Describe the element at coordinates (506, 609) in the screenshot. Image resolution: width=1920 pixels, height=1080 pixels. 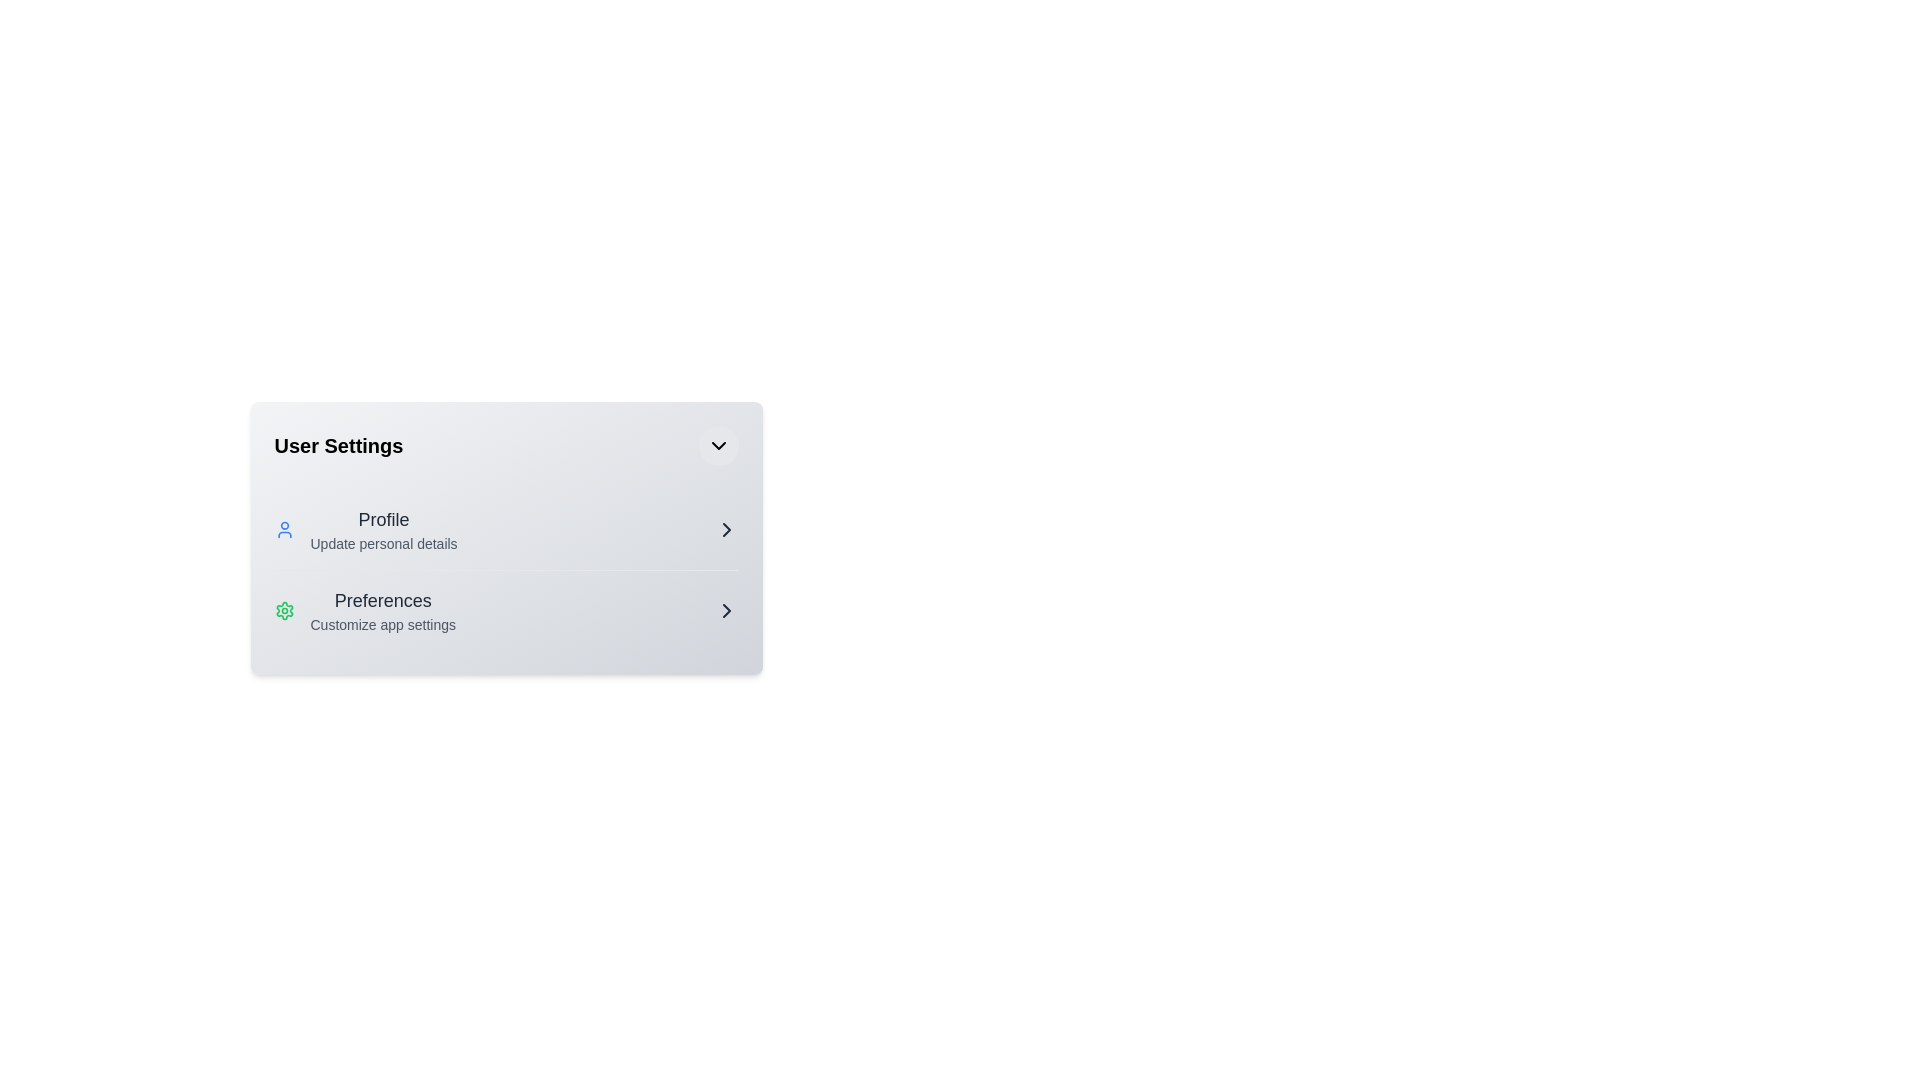
I see `the second entry in the vertical list under 'User Settings'` at that location.